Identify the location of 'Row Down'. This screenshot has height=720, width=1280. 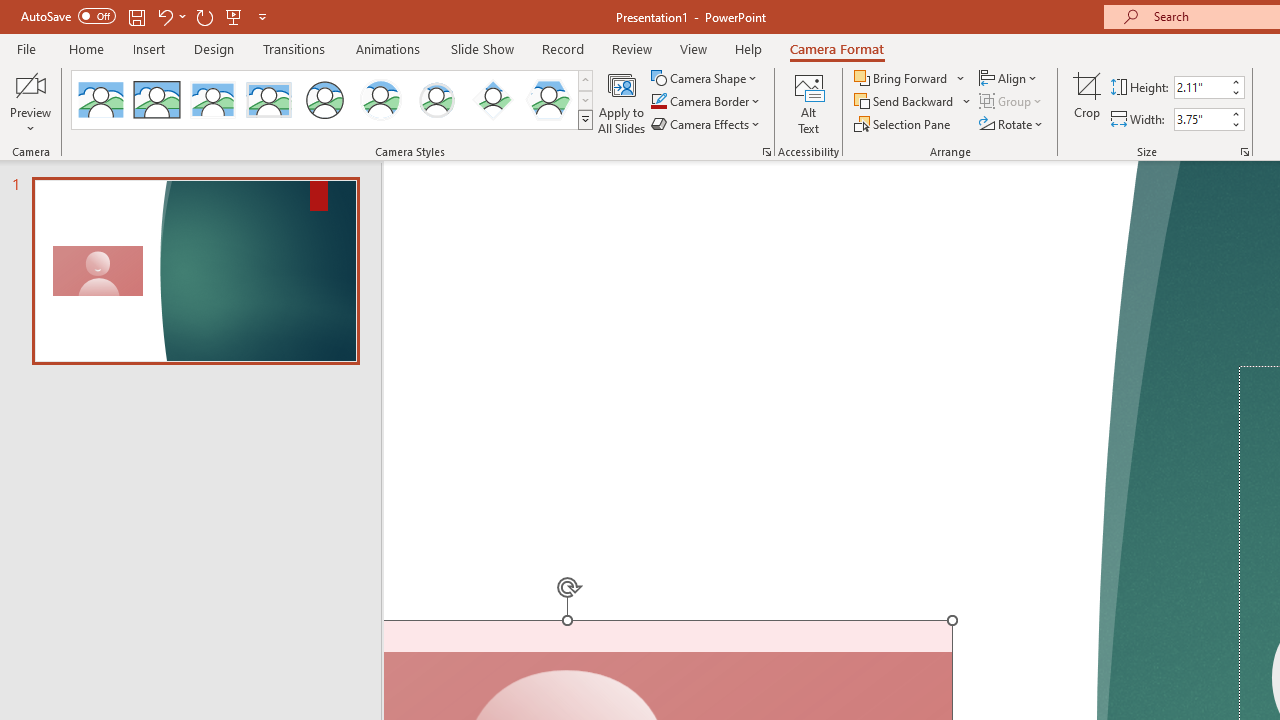
(584, 100).